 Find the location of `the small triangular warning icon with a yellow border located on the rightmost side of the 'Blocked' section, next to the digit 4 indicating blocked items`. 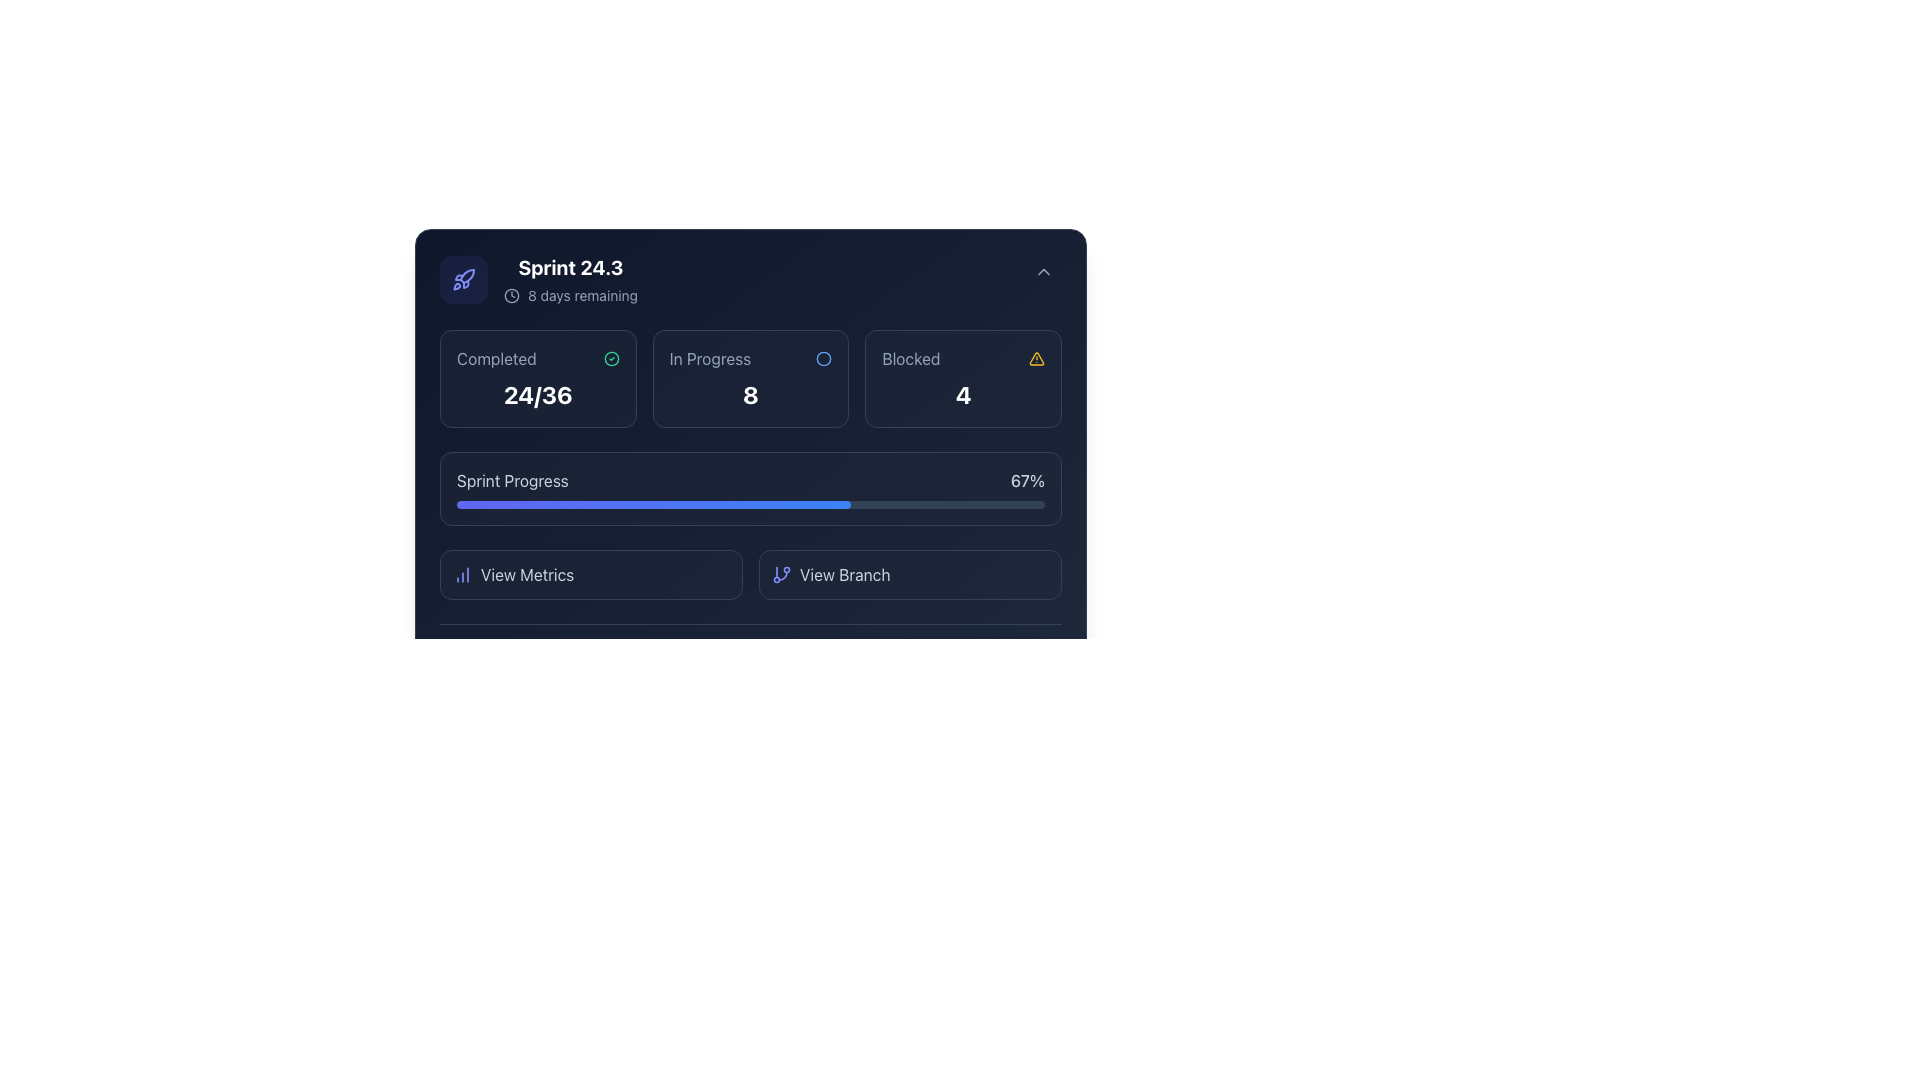

the small triangular warning icon with a yellow border located on the rightmost side of the 'Blocked' section, next to the digit 4 indicating blocked items is located at coordinates (1036, 357).